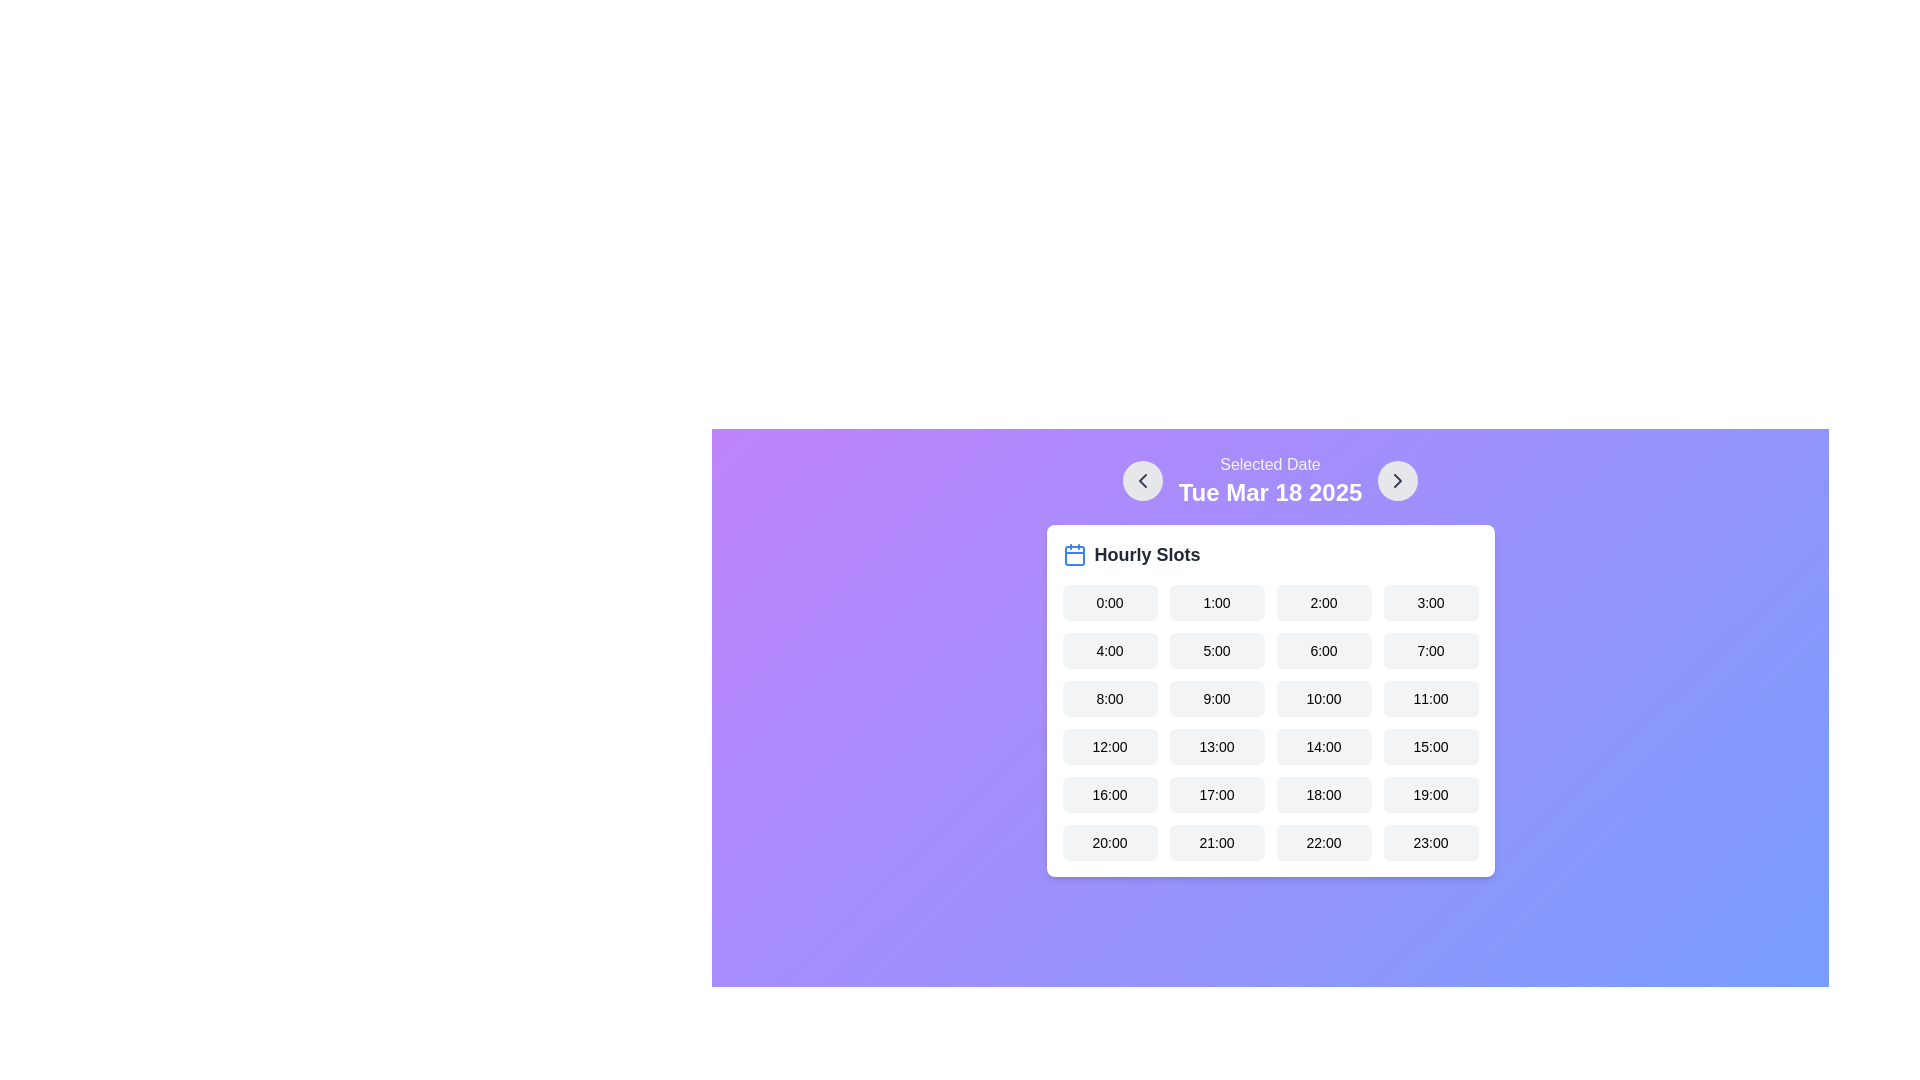  I want to click on the button labeled '2:00' located in the first row, third column of the hourly time slots grid, so click(1324, 601).